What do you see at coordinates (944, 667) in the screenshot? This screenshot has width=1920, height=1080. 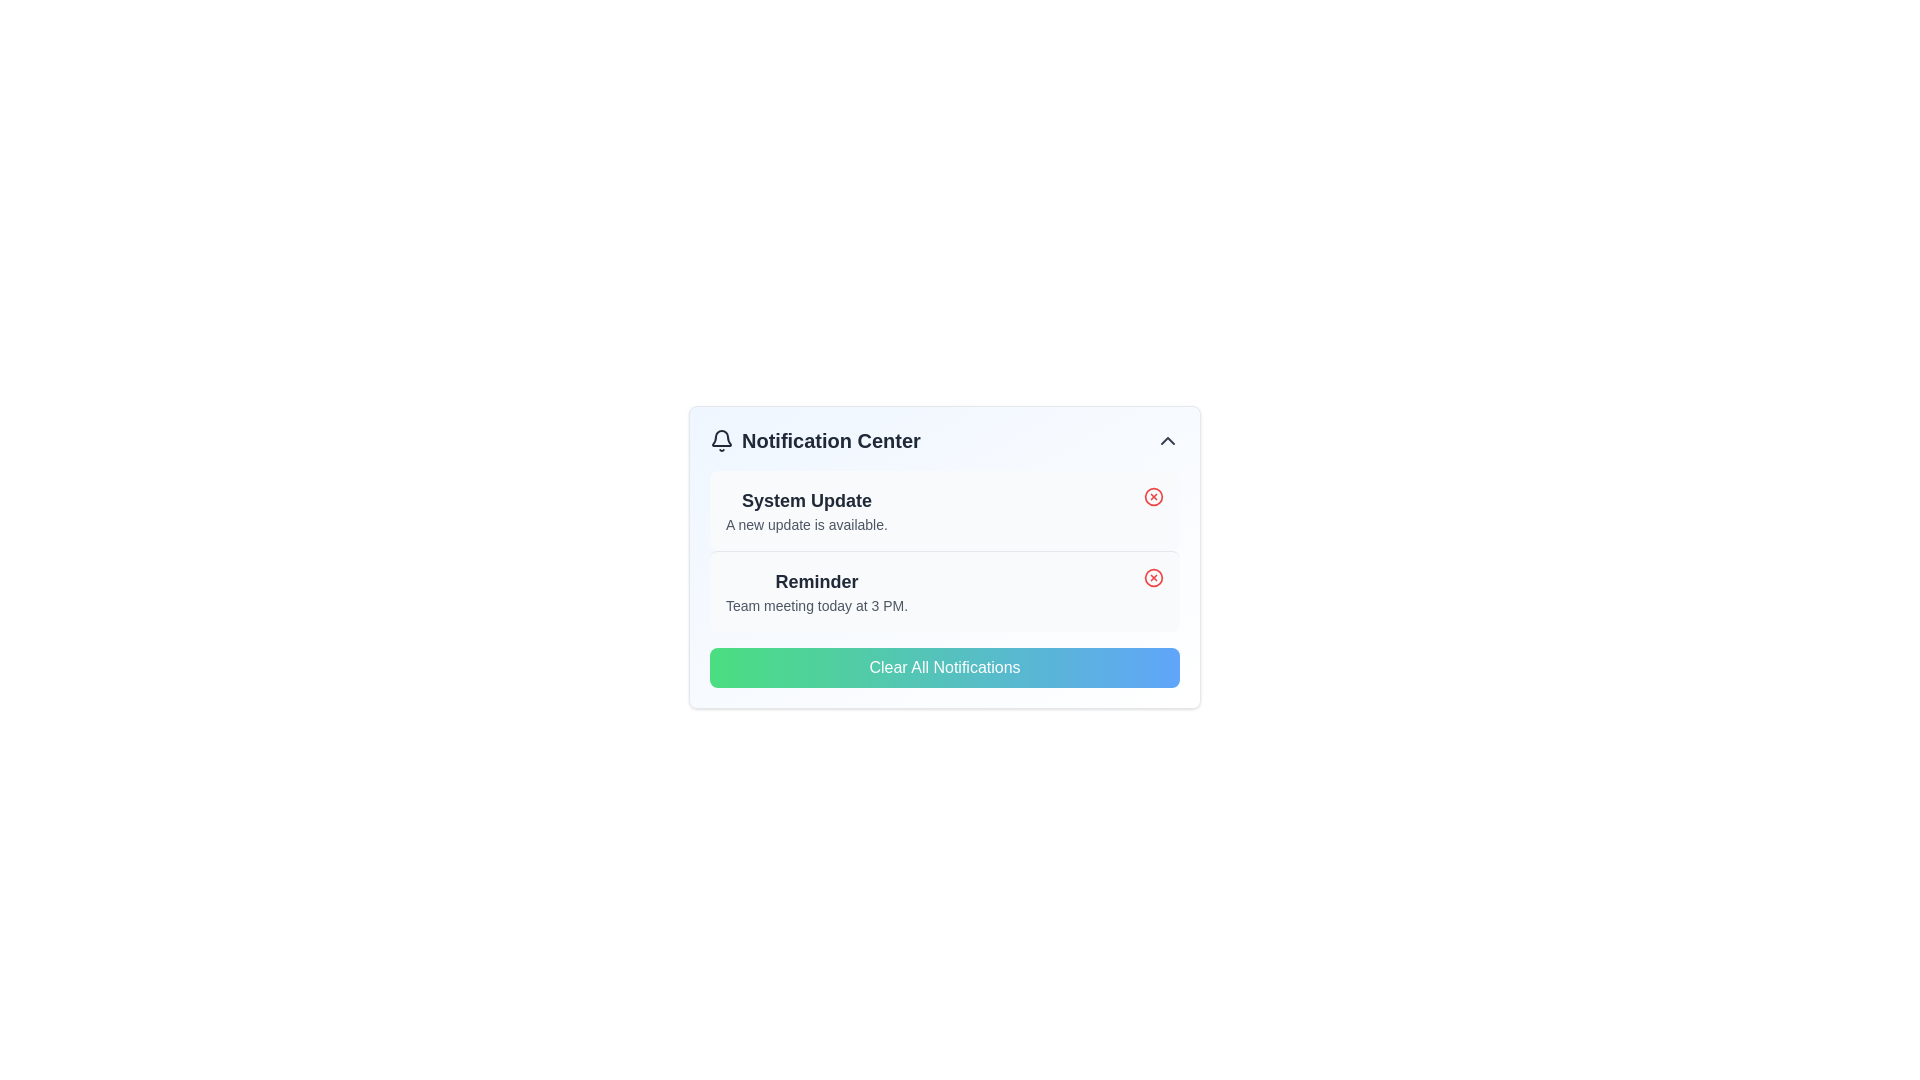 I see `the 'Clear All Notifications' button, which has a gradient background and white text, for visual feedback` at bounding box center [944, 667].